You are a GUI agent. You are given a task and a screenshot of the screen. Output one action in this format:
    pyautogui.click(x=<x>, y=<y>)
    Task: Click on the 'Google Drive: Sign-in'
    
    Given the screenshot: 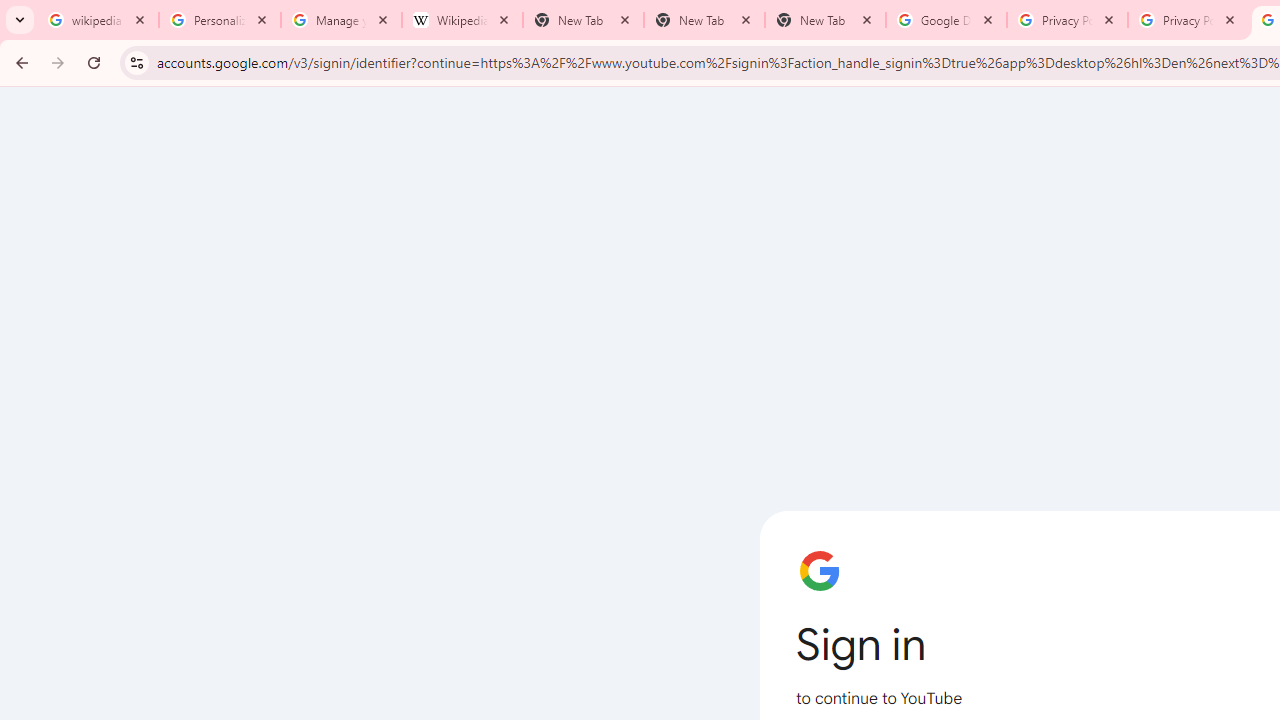 What is the action you would take?
    pyautogui.click(x=945, y=20)
    